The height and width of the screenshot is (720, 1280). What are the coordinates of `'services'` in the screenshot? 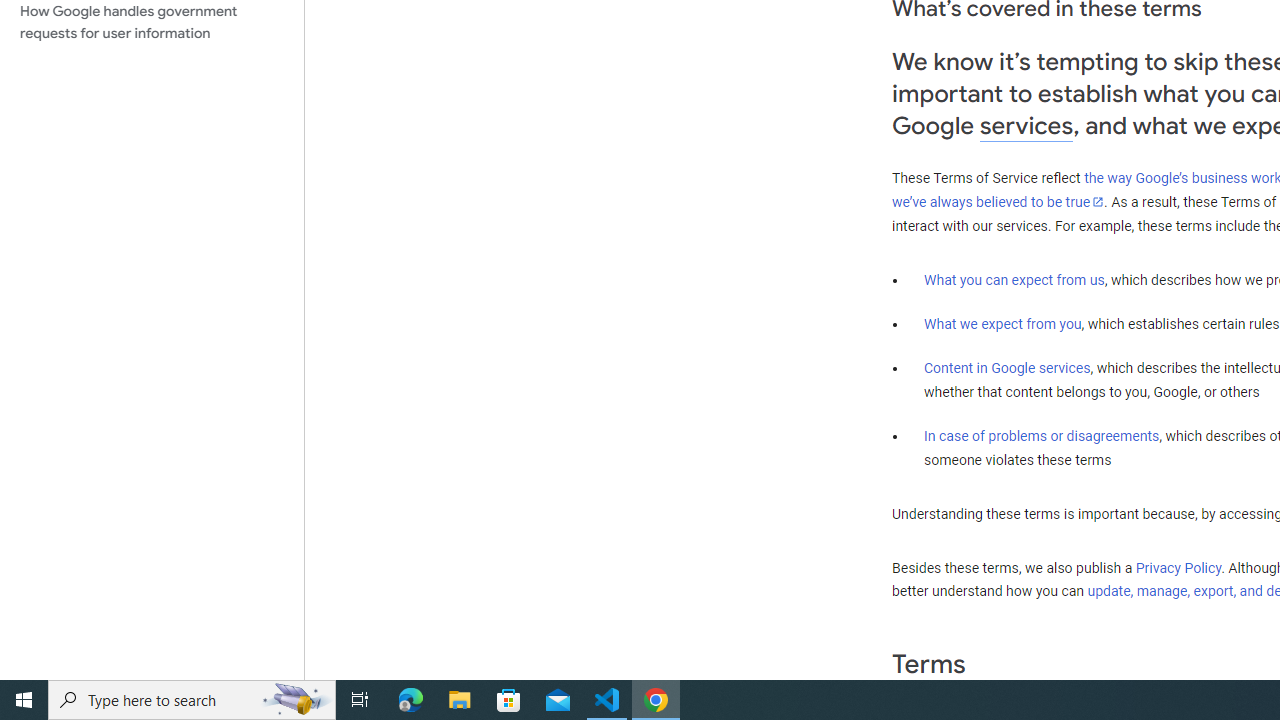 It's located at (1026, 125).